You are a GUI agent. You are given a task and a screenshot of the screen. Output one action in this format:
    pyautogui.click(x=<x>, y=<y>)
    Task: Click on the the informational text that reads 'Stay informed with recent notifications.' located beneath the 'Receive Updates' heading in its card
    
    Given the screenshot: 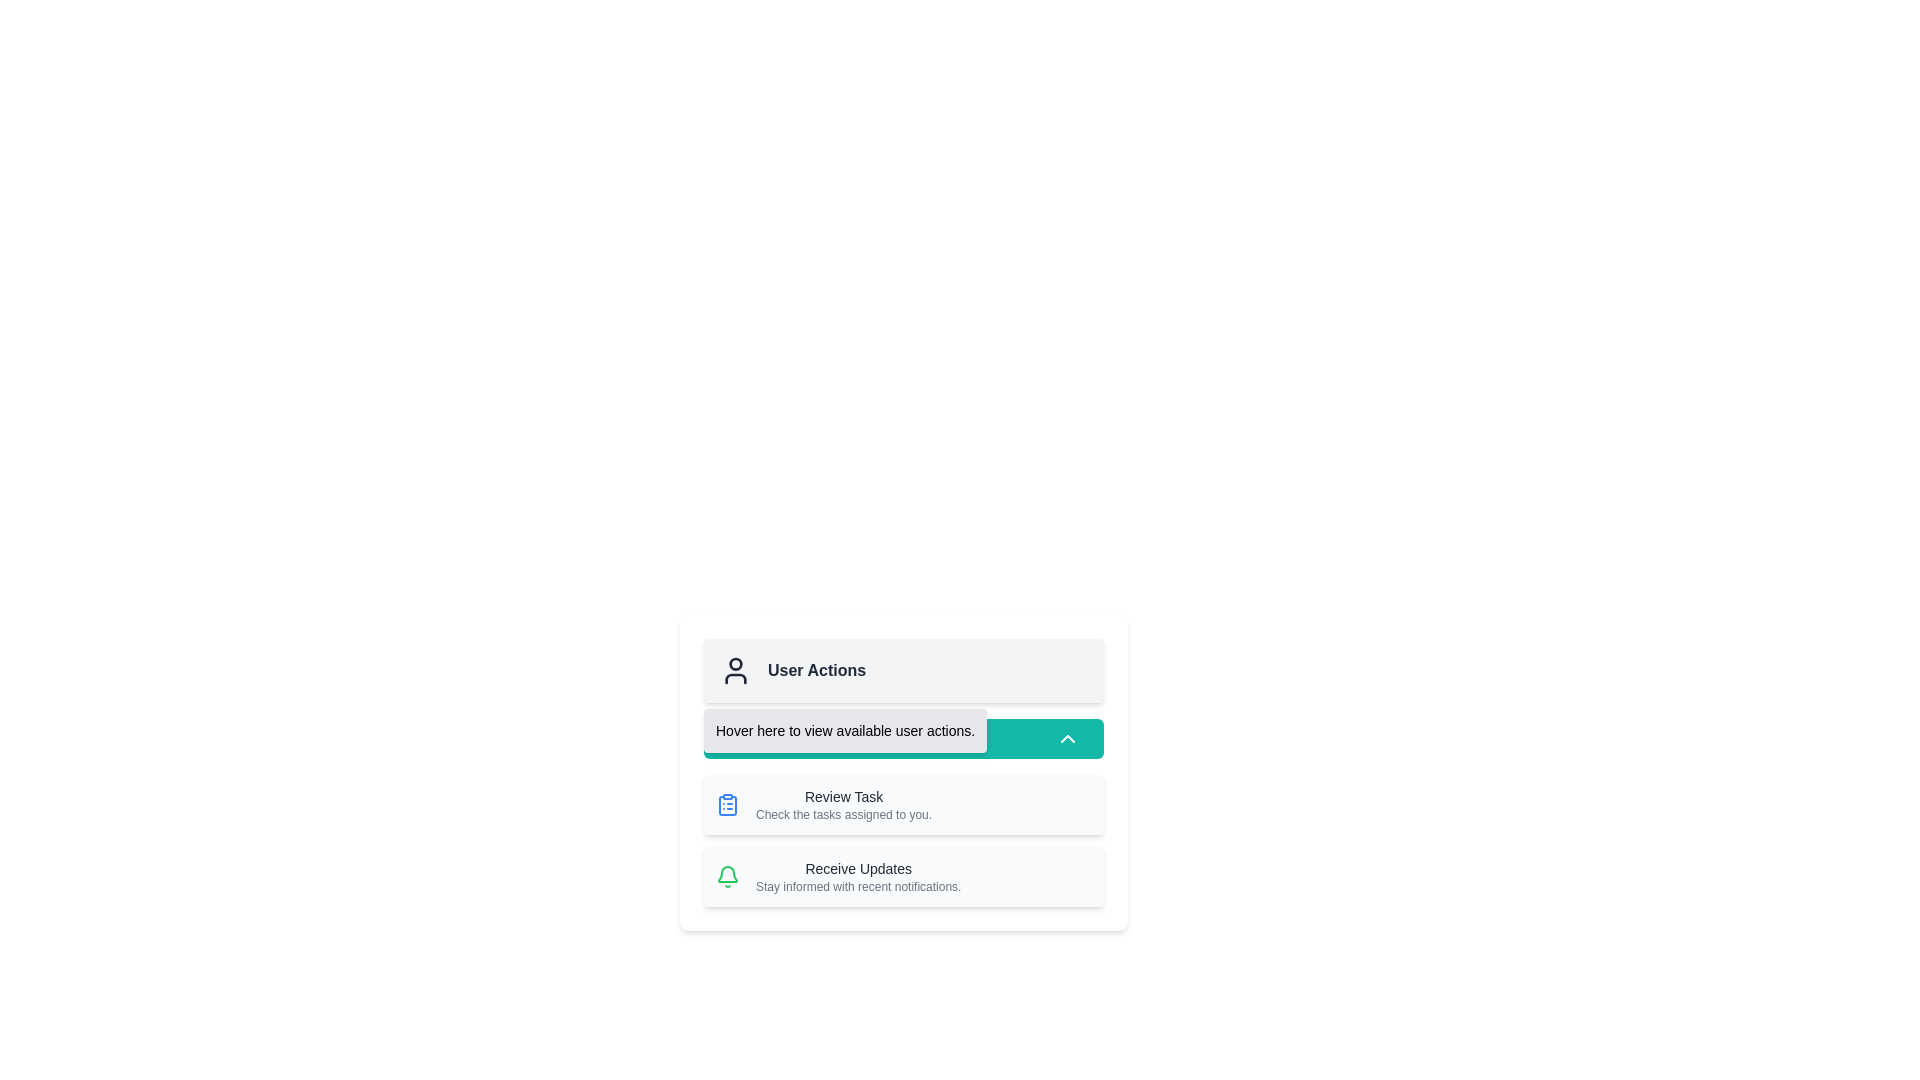 What is the action you would take?
    pyautogui.click(x=858, y=886)
    